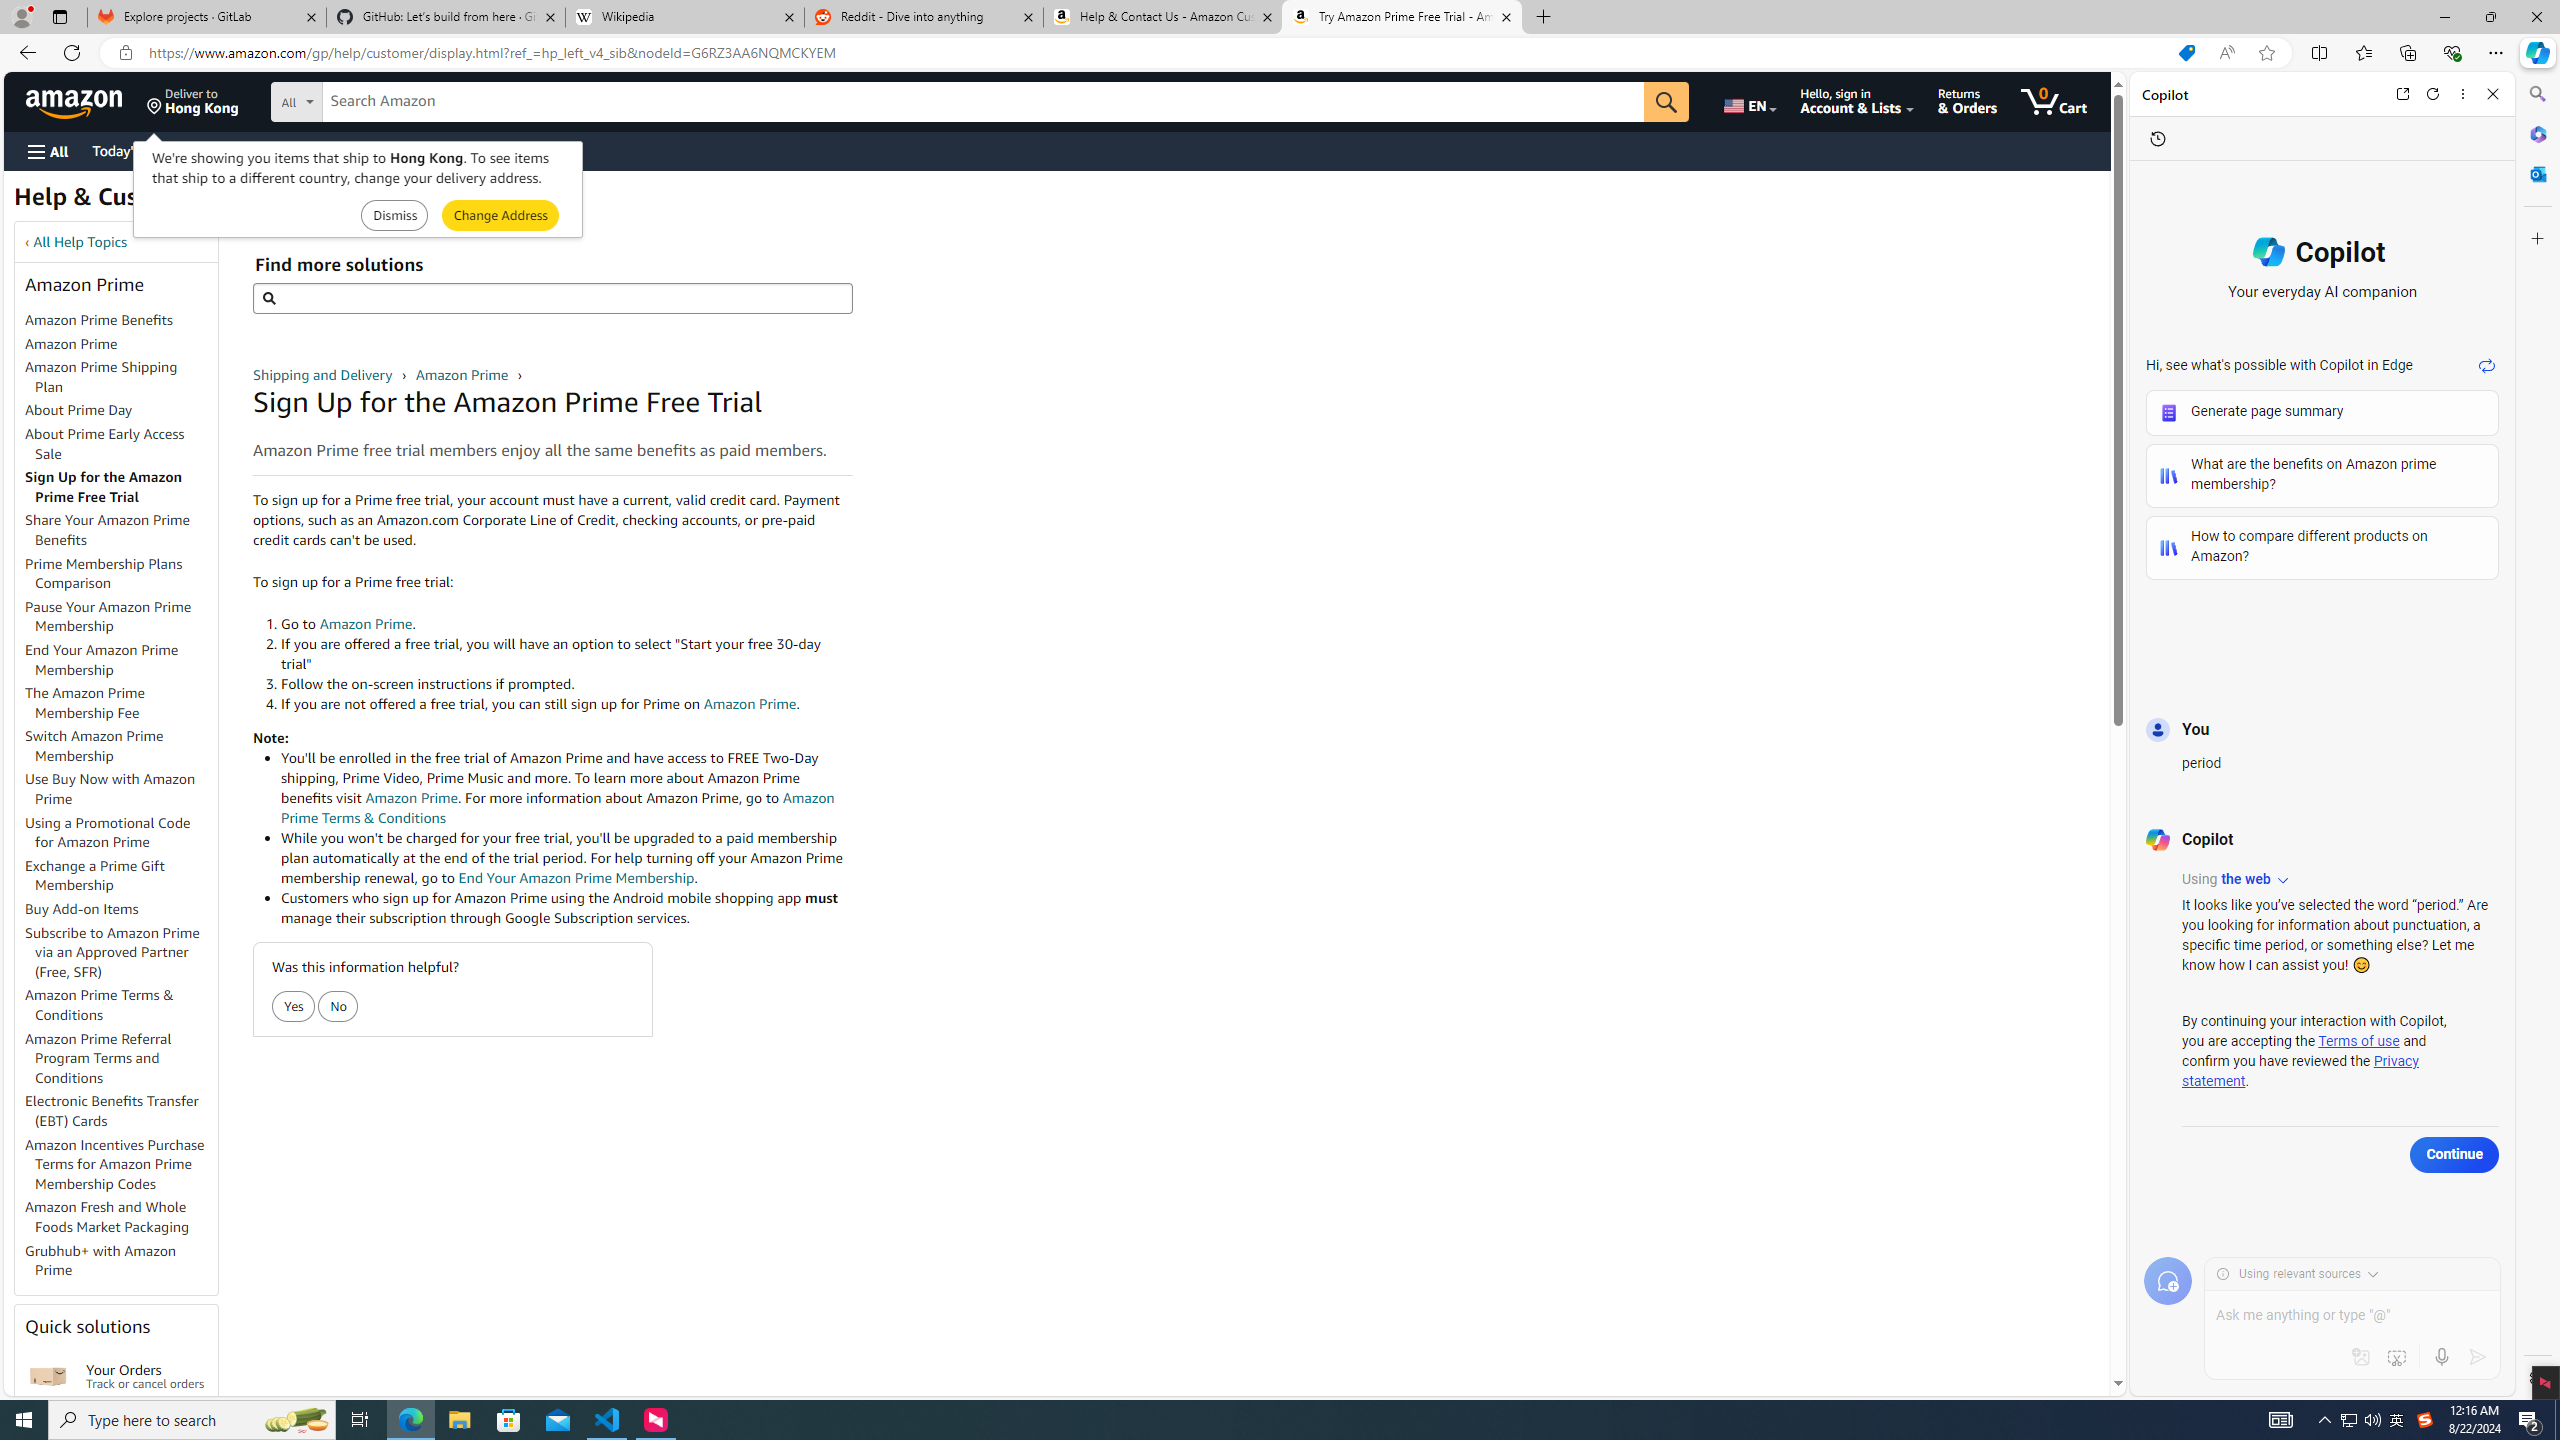 The height and width of the screenshot is (1440, 2560). Describe the element at coordinates (121, 378) in the screenshot. I see `'Amazon Prime Shipping Plan'` at that location.